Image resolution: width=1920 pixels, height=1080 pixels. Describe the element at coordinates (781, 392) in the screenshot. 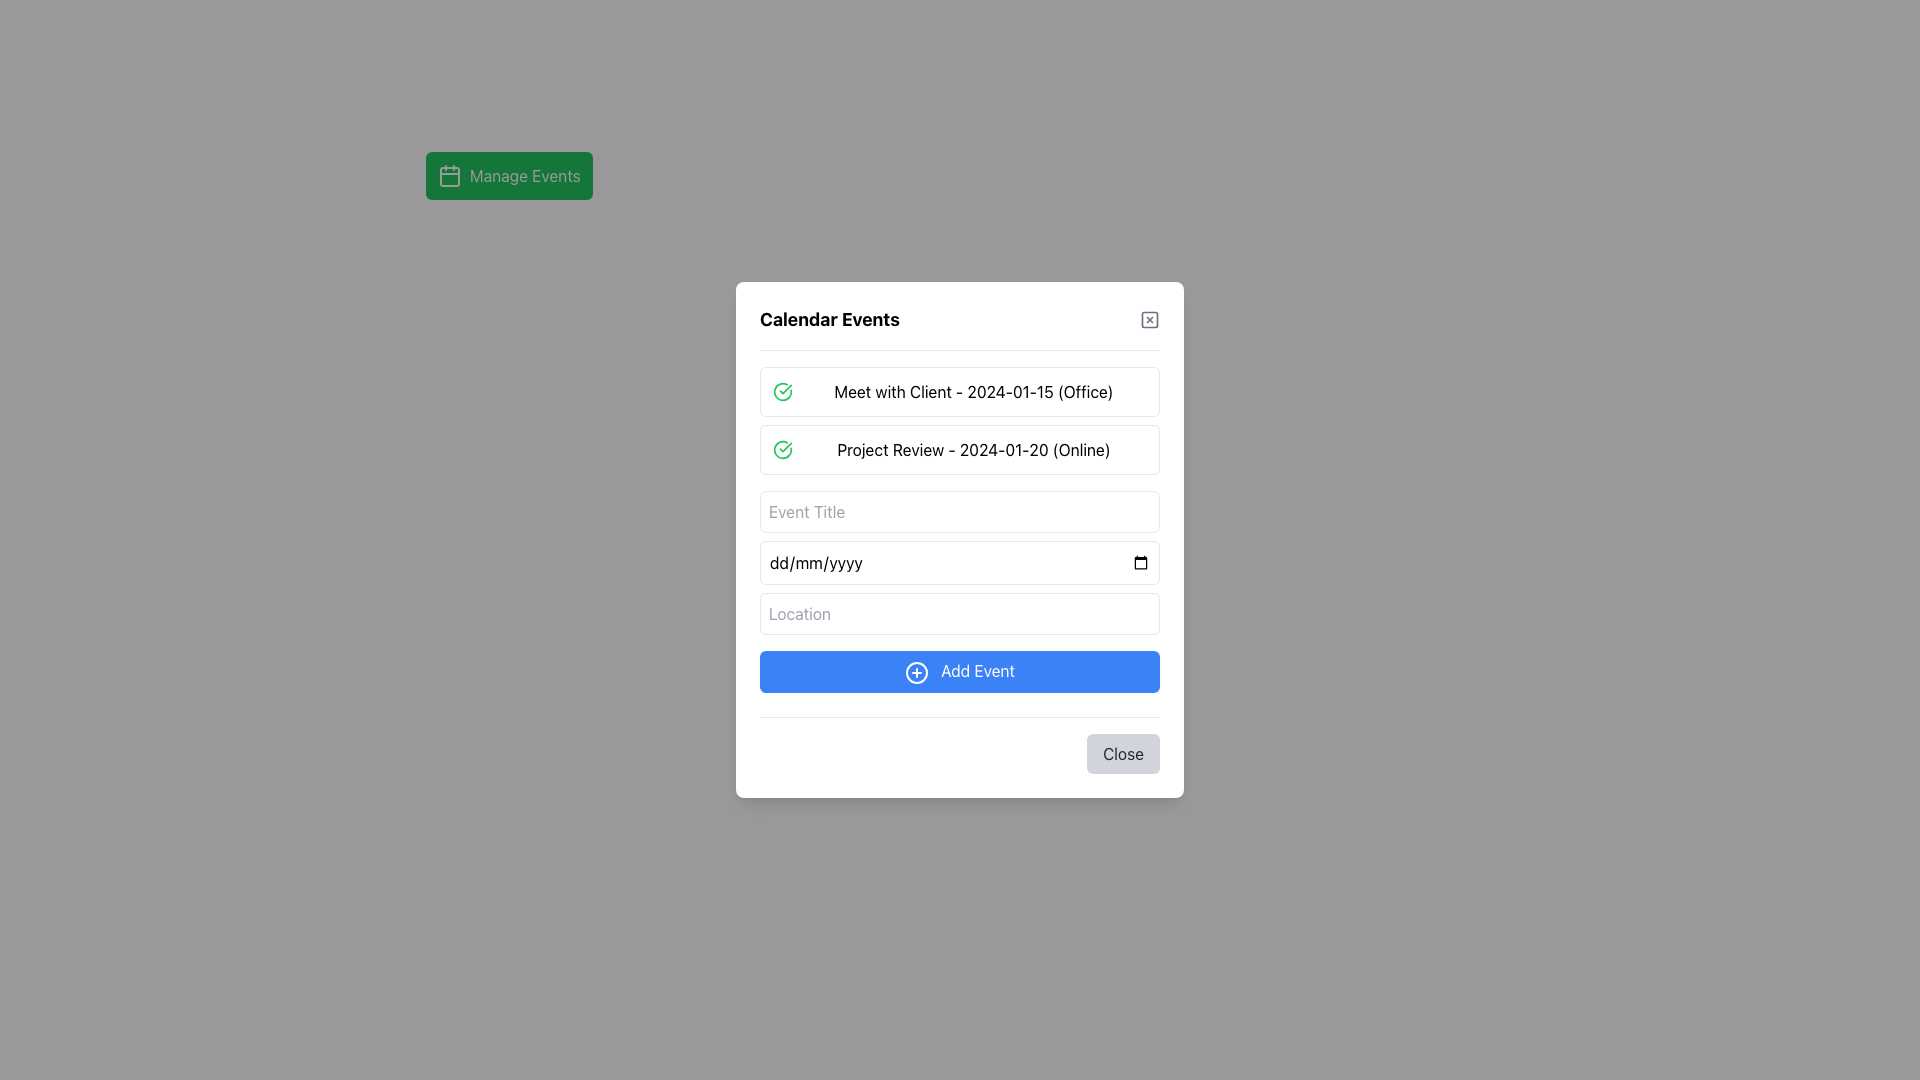

I see `the visual indicator icon confirming the status of the event 'Meet with Client' in the 'Calendar Events' dialog` at that location.